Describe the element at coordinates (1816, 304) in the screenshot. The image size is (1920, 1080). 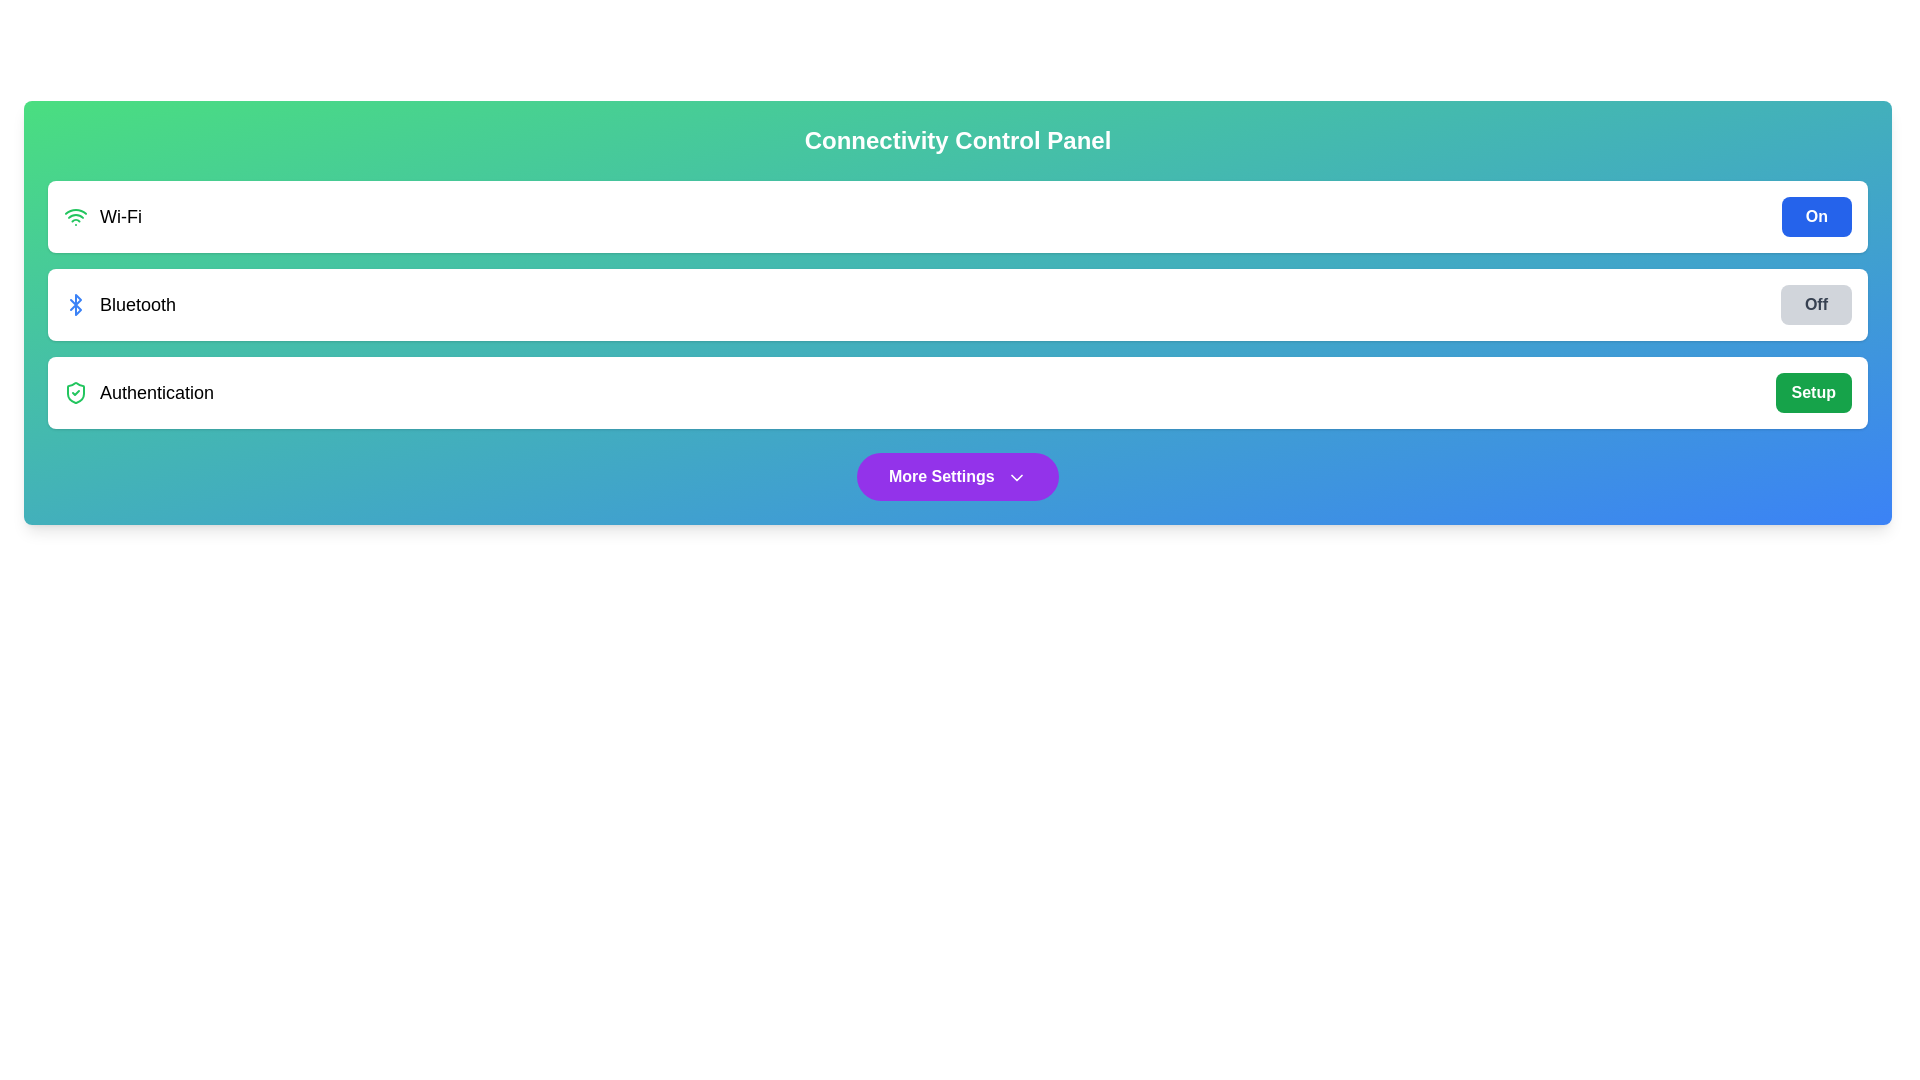
I see `the 'Off' button with a gray background, located to the right of the 'Bluetooth' label in the connectivity options row, to visualize its interactive feedback effect` at that location.